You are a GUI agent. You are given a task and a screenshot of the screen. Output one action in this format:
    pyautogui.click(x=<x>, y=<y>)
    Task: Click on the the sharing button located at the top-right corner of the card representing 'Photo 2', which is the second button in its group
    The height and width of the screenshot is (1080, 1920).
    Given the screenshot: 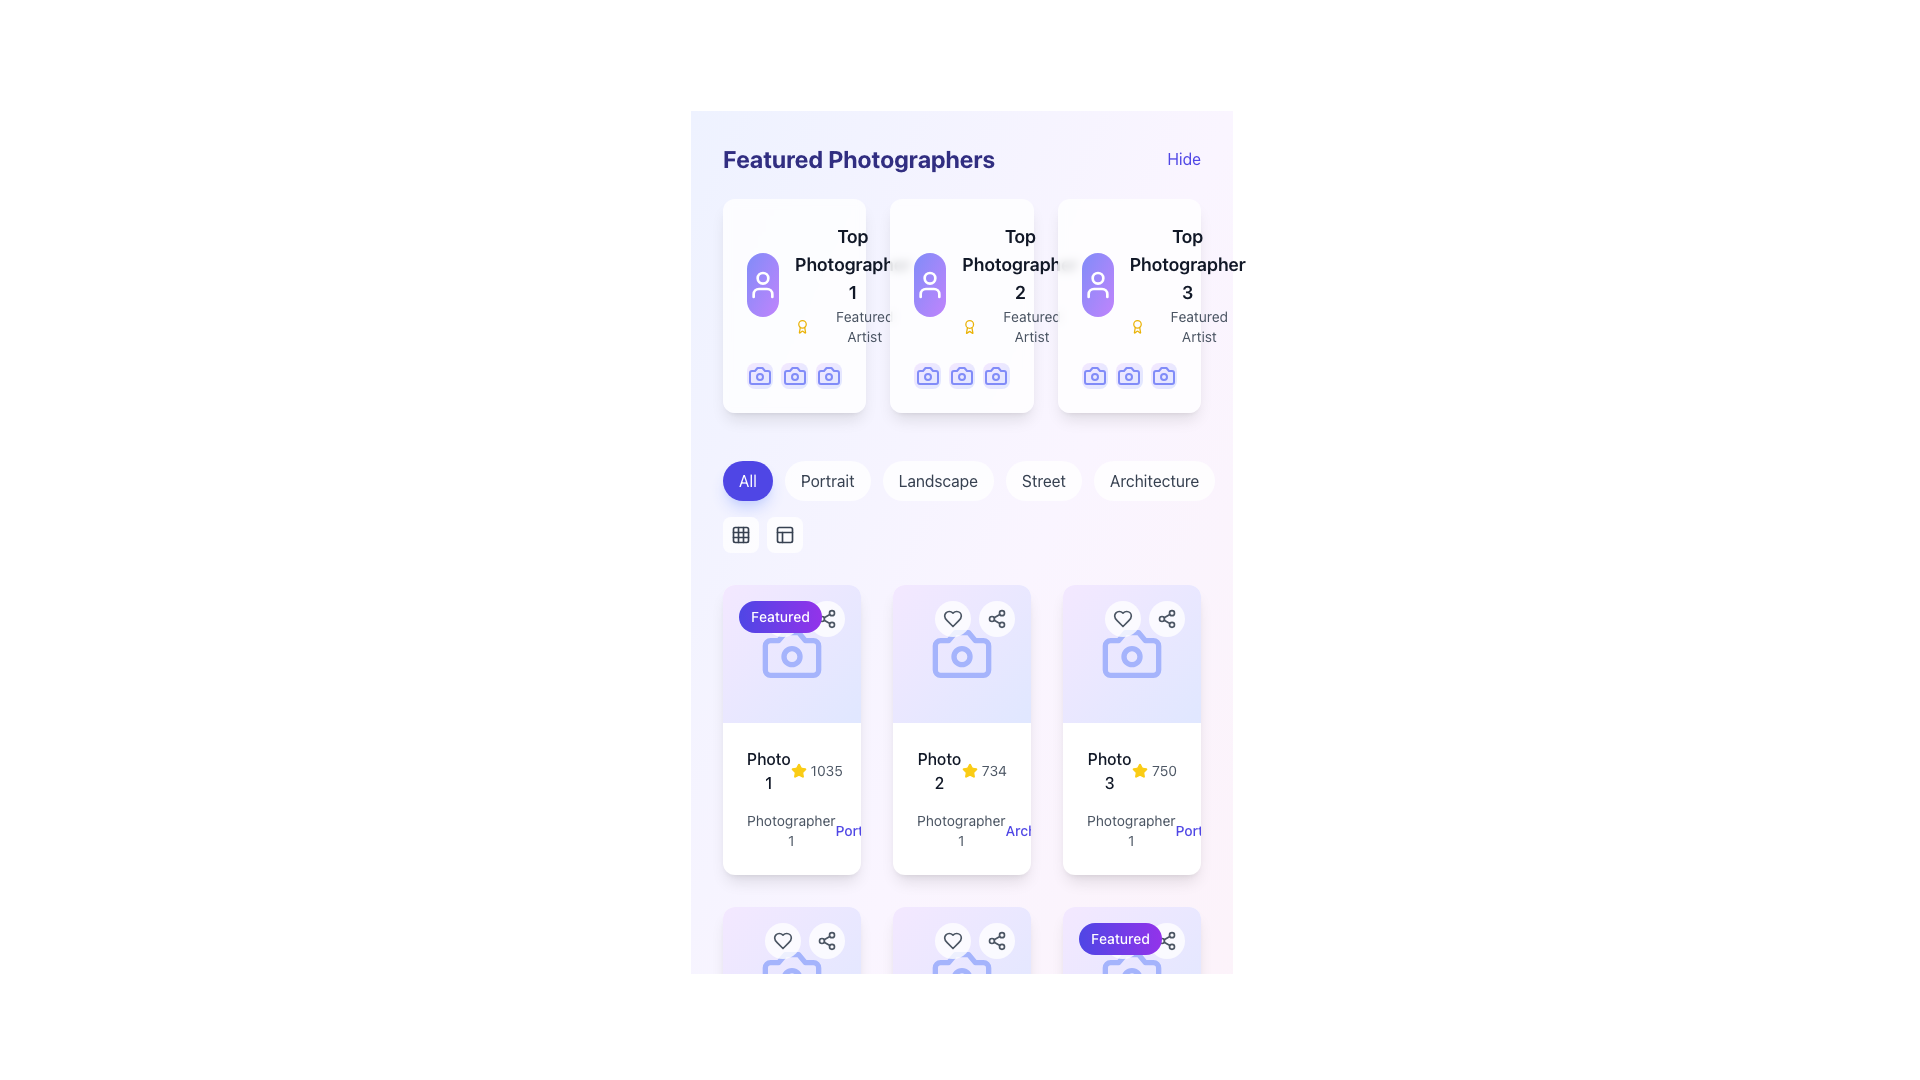 What is the action you would take?
    pyautogui.click(x=997, y=617)
    